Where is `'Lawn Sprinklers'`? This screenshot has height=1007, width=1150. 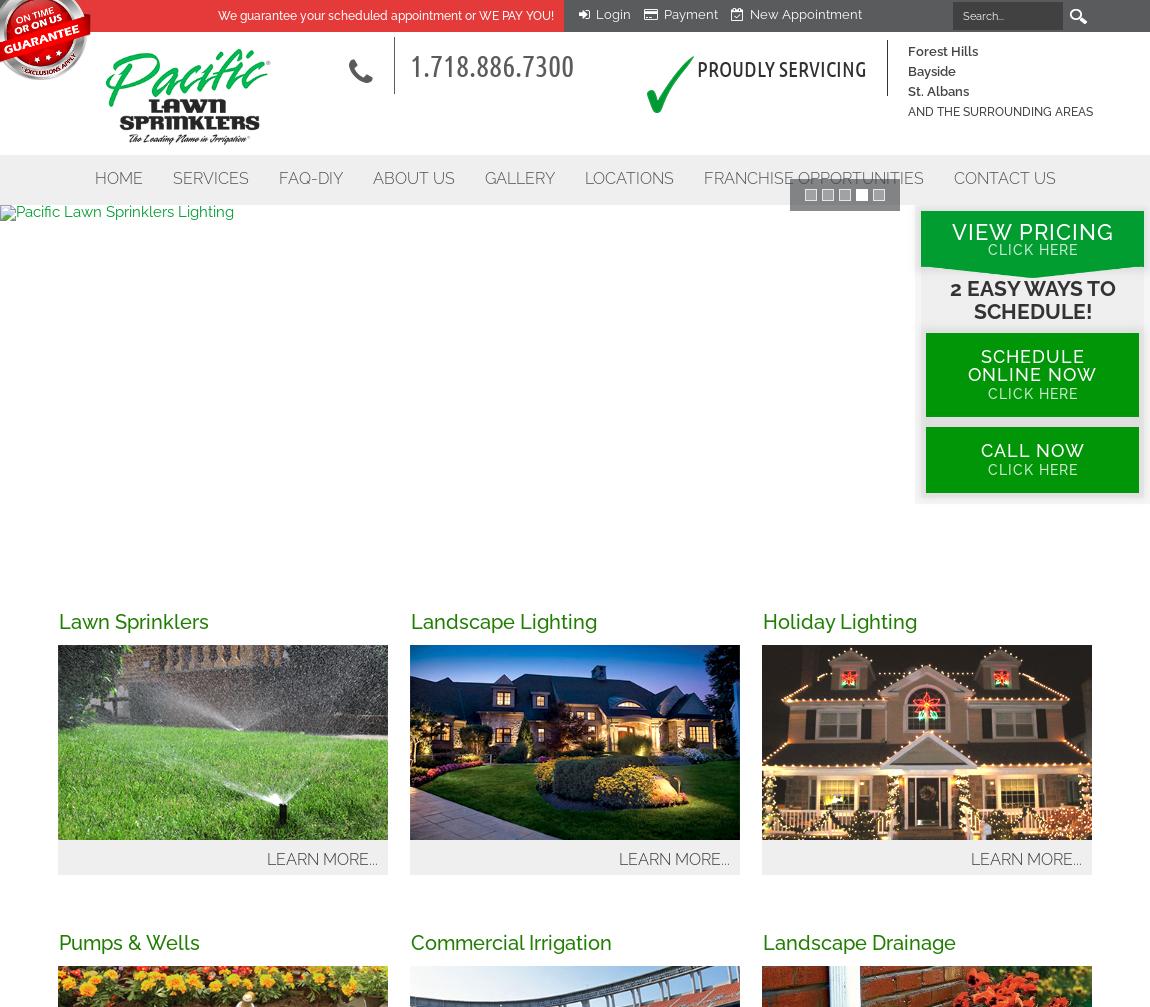 'Lawn Sprinklers' is located at coordinates (132, 621).